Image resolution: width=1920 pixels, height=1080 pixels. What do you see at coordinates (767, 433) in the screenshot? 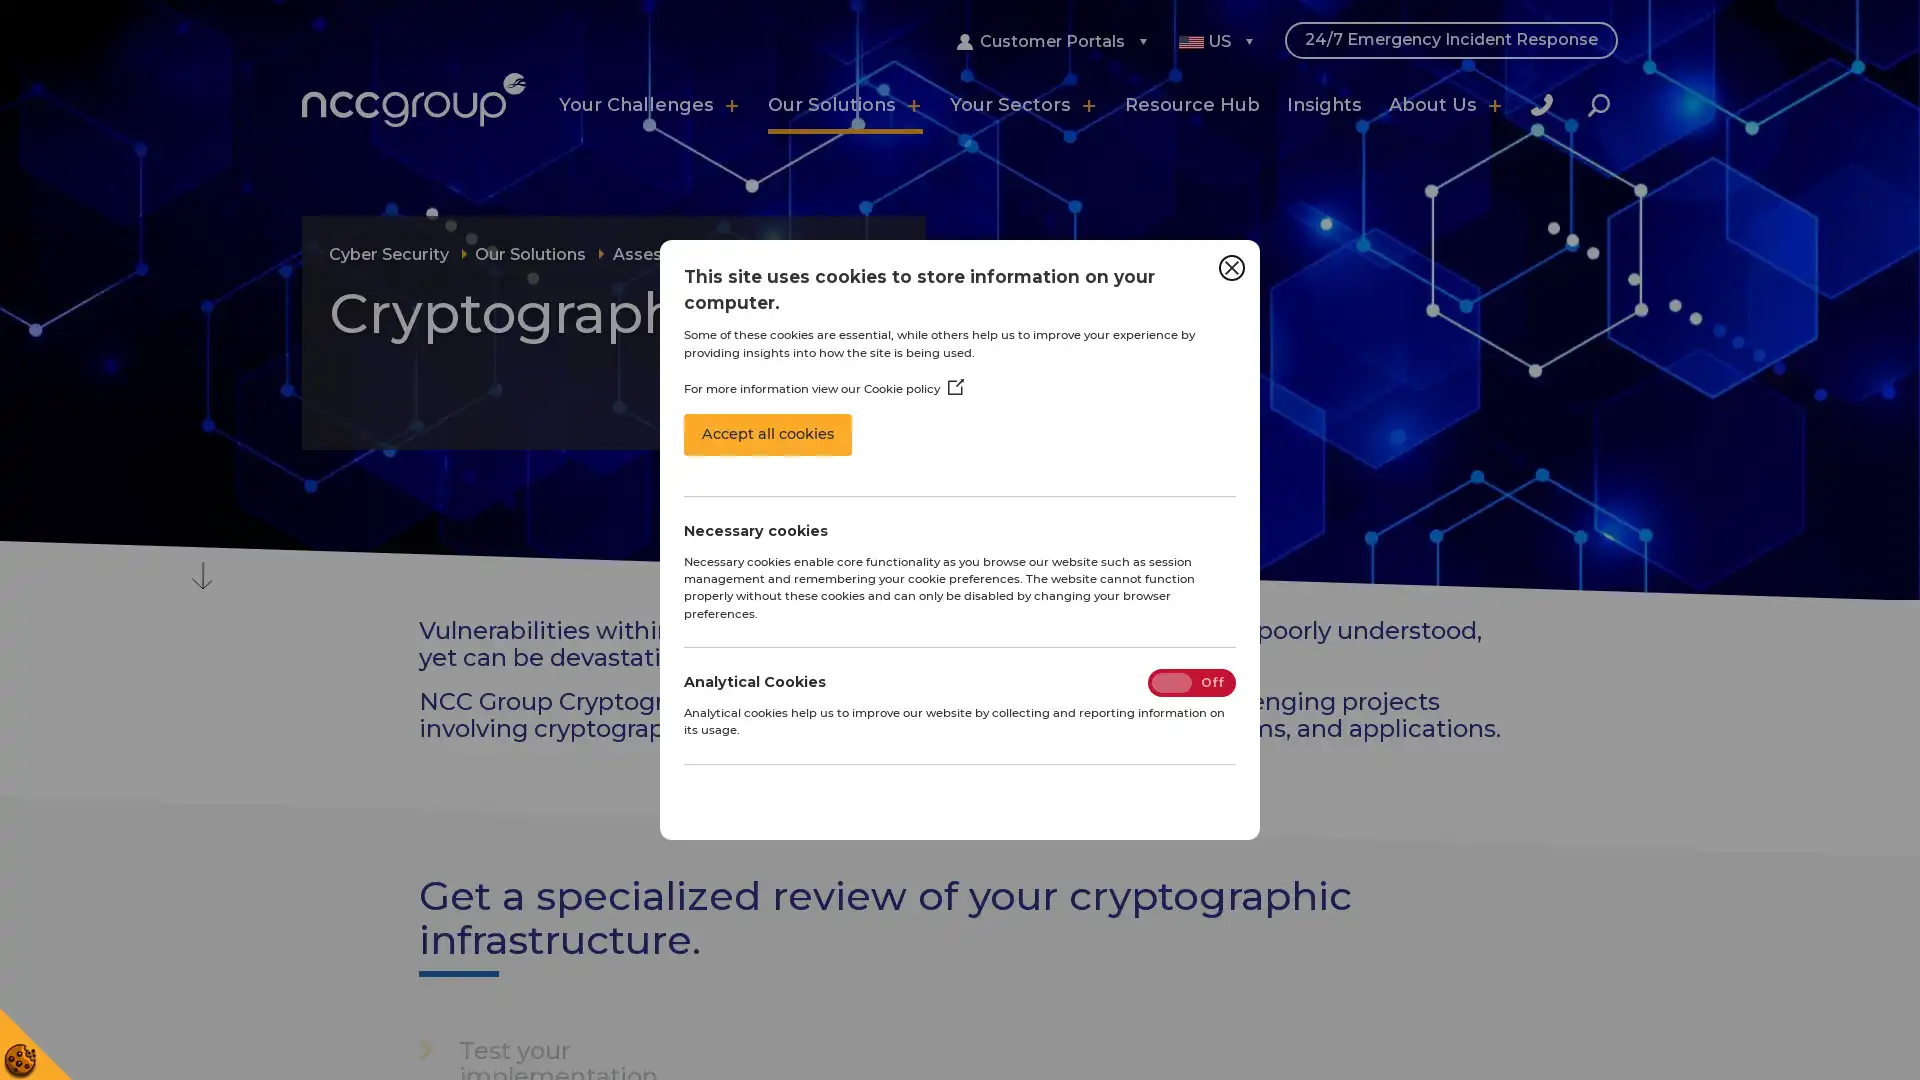
I see `Accept all cookies` at bounding box center [767, 433].